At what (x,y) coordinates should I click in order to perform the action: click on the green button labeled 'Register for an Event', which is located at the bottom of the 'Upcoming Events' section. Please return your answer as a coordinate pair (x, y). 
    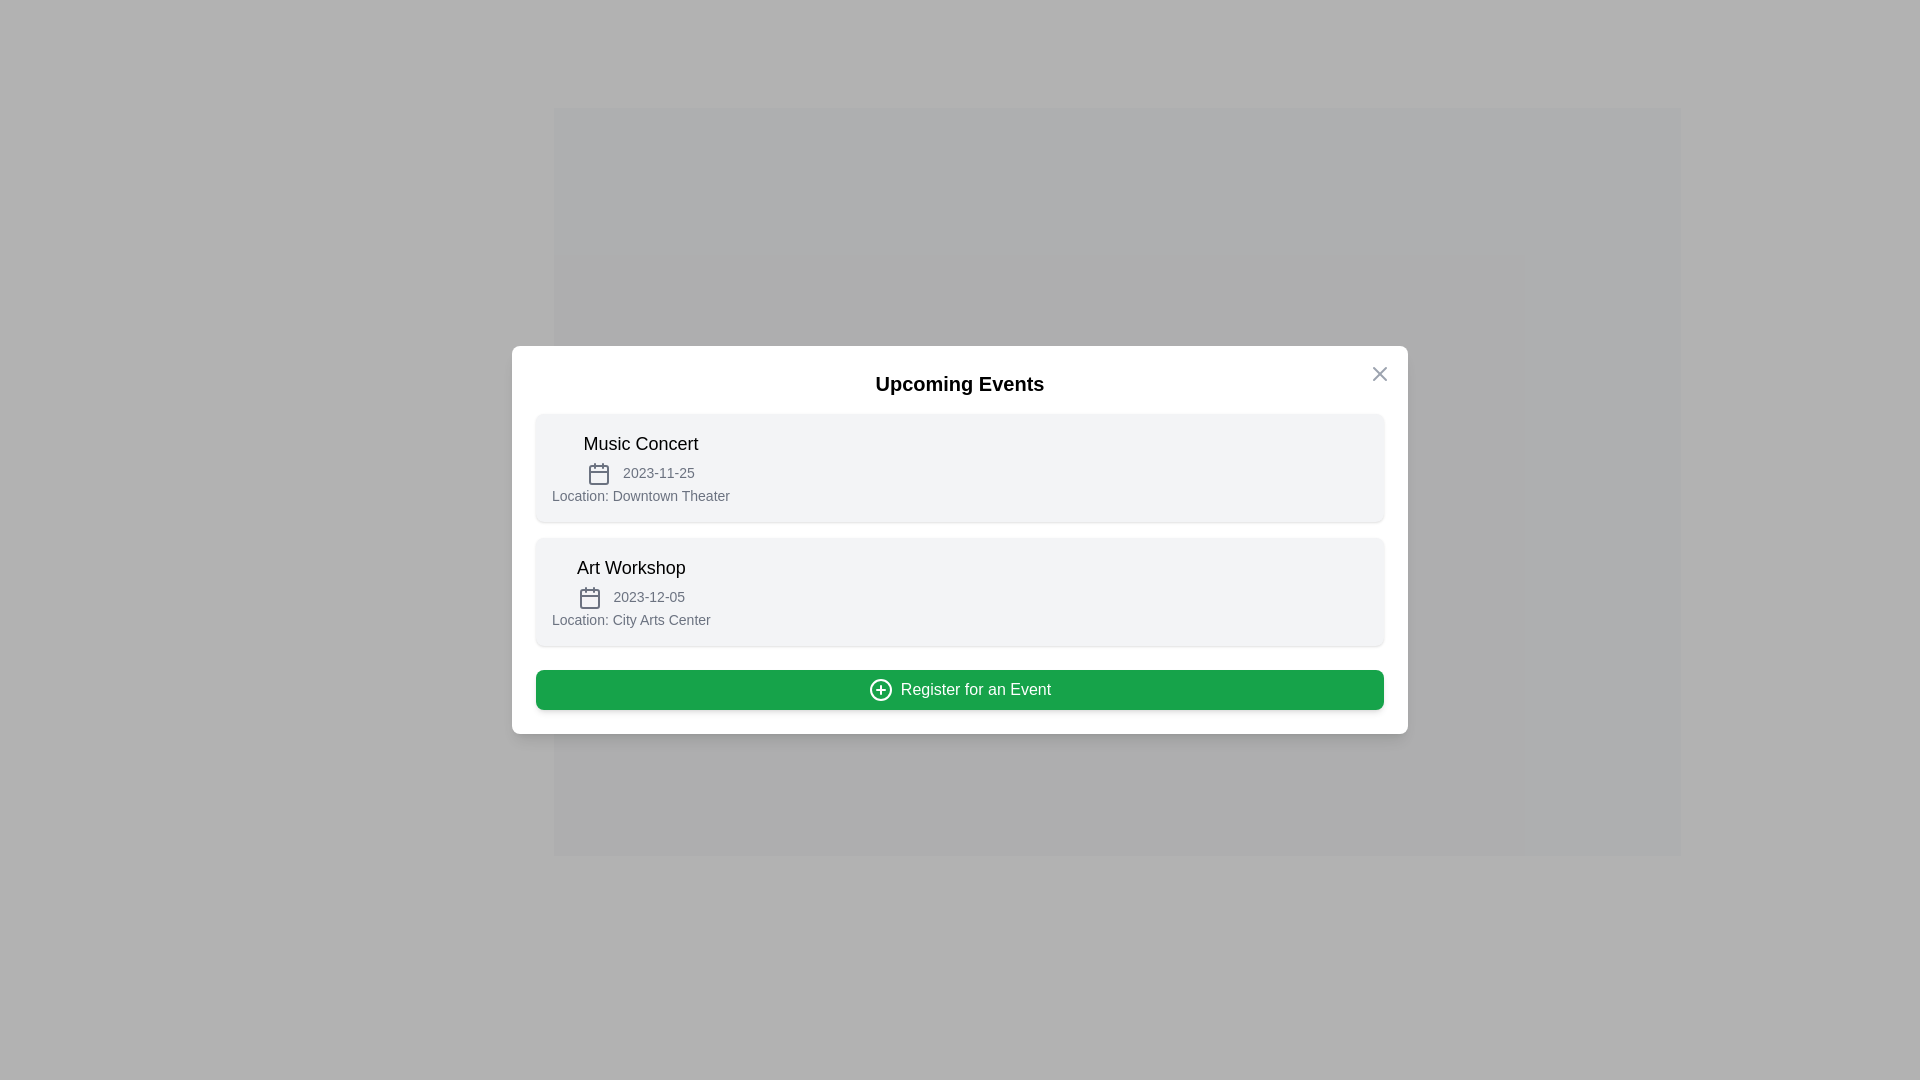
    Looking at the image, I should click on (960, 689).